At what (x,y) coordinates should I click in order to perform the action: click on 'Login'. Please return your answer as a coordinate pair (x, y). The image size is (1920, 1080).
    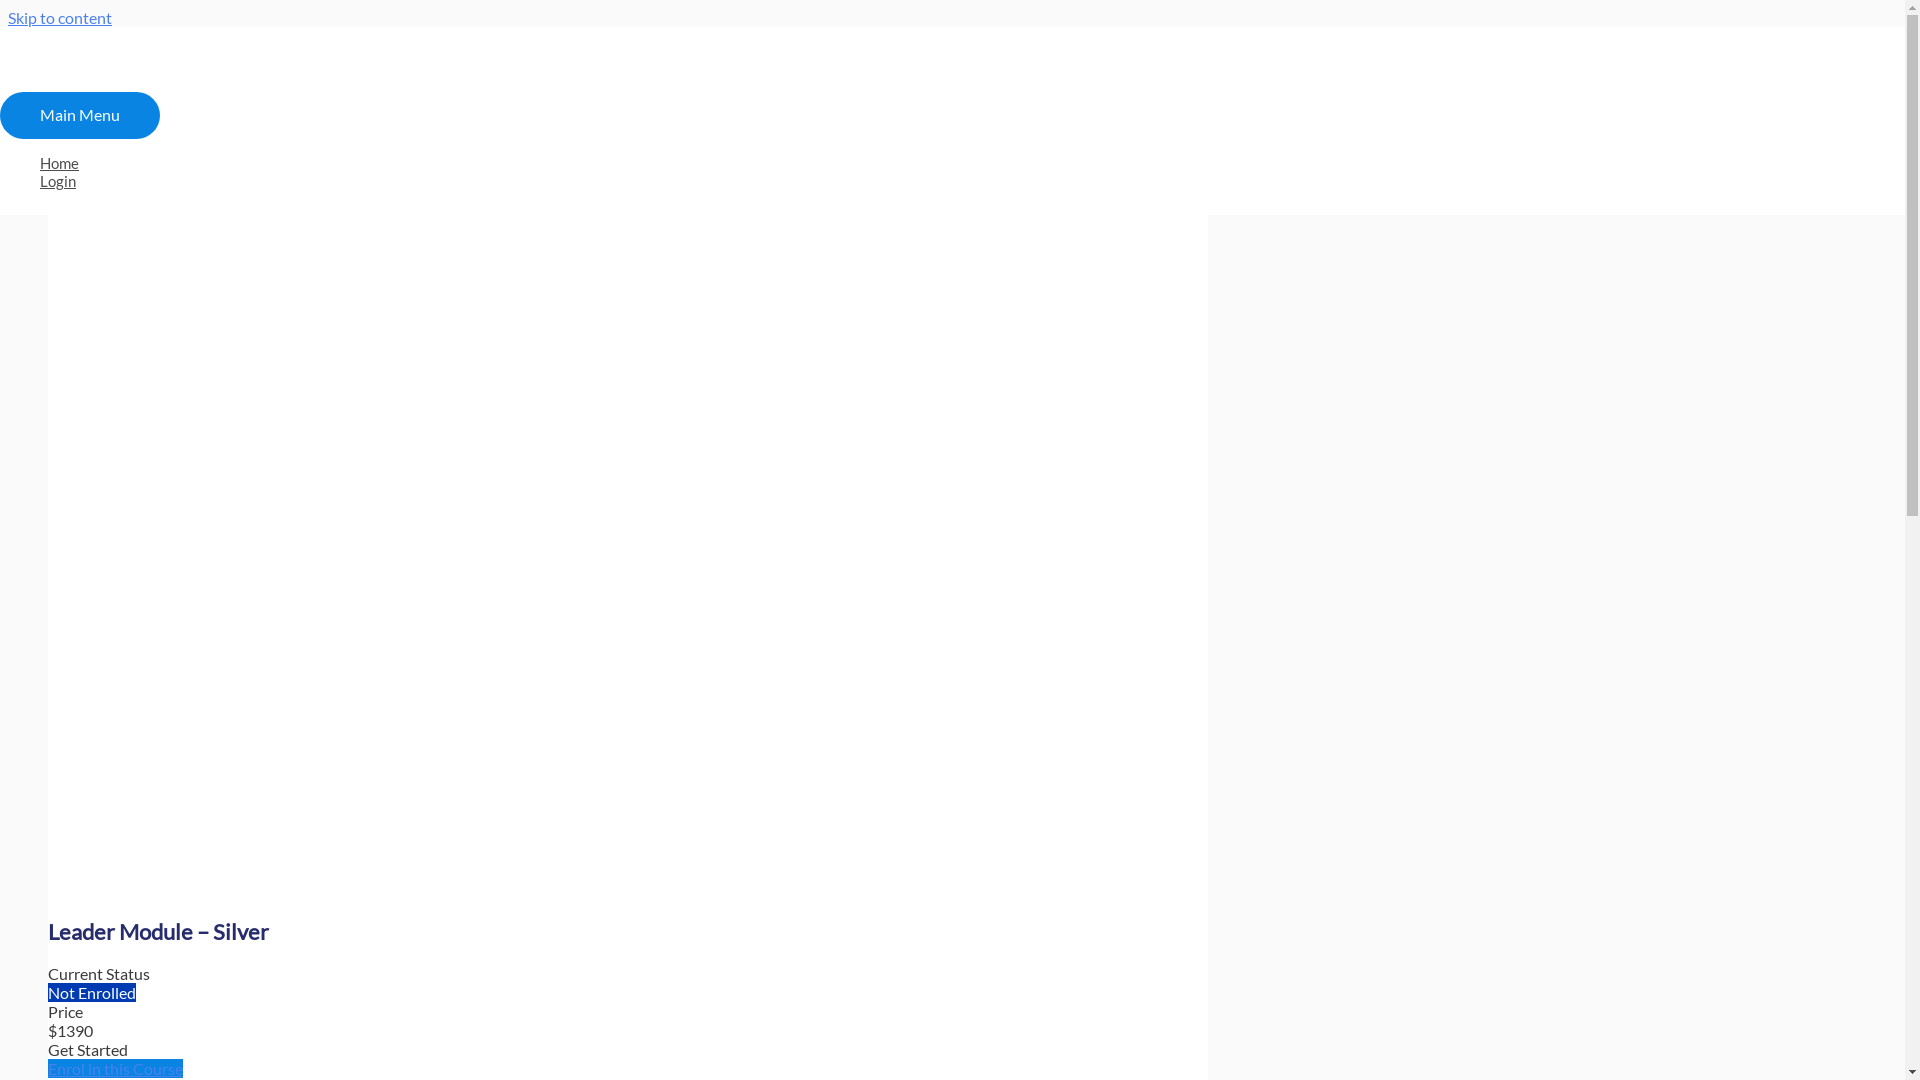
    Looking at the image, I should click on (39, 181).